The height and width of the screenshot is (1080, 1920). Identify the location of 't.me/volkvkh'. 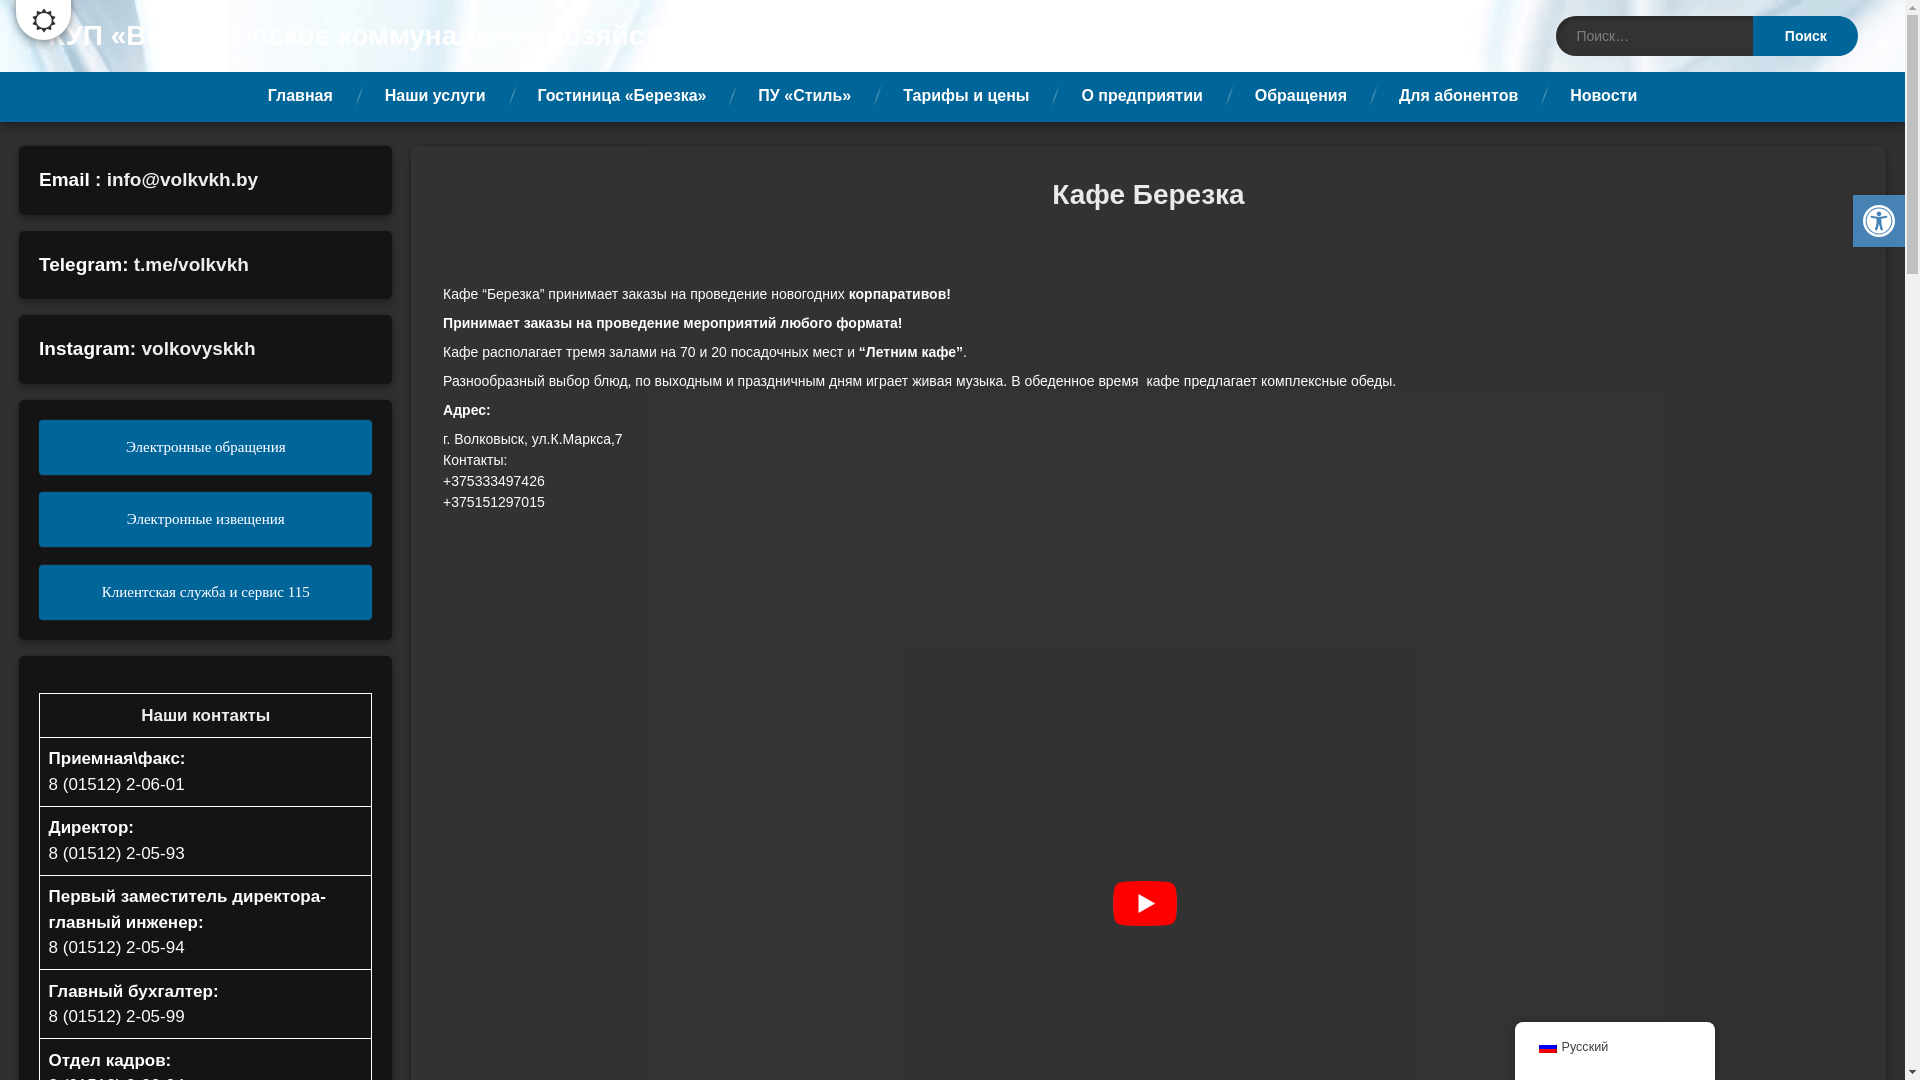
(191, 263).